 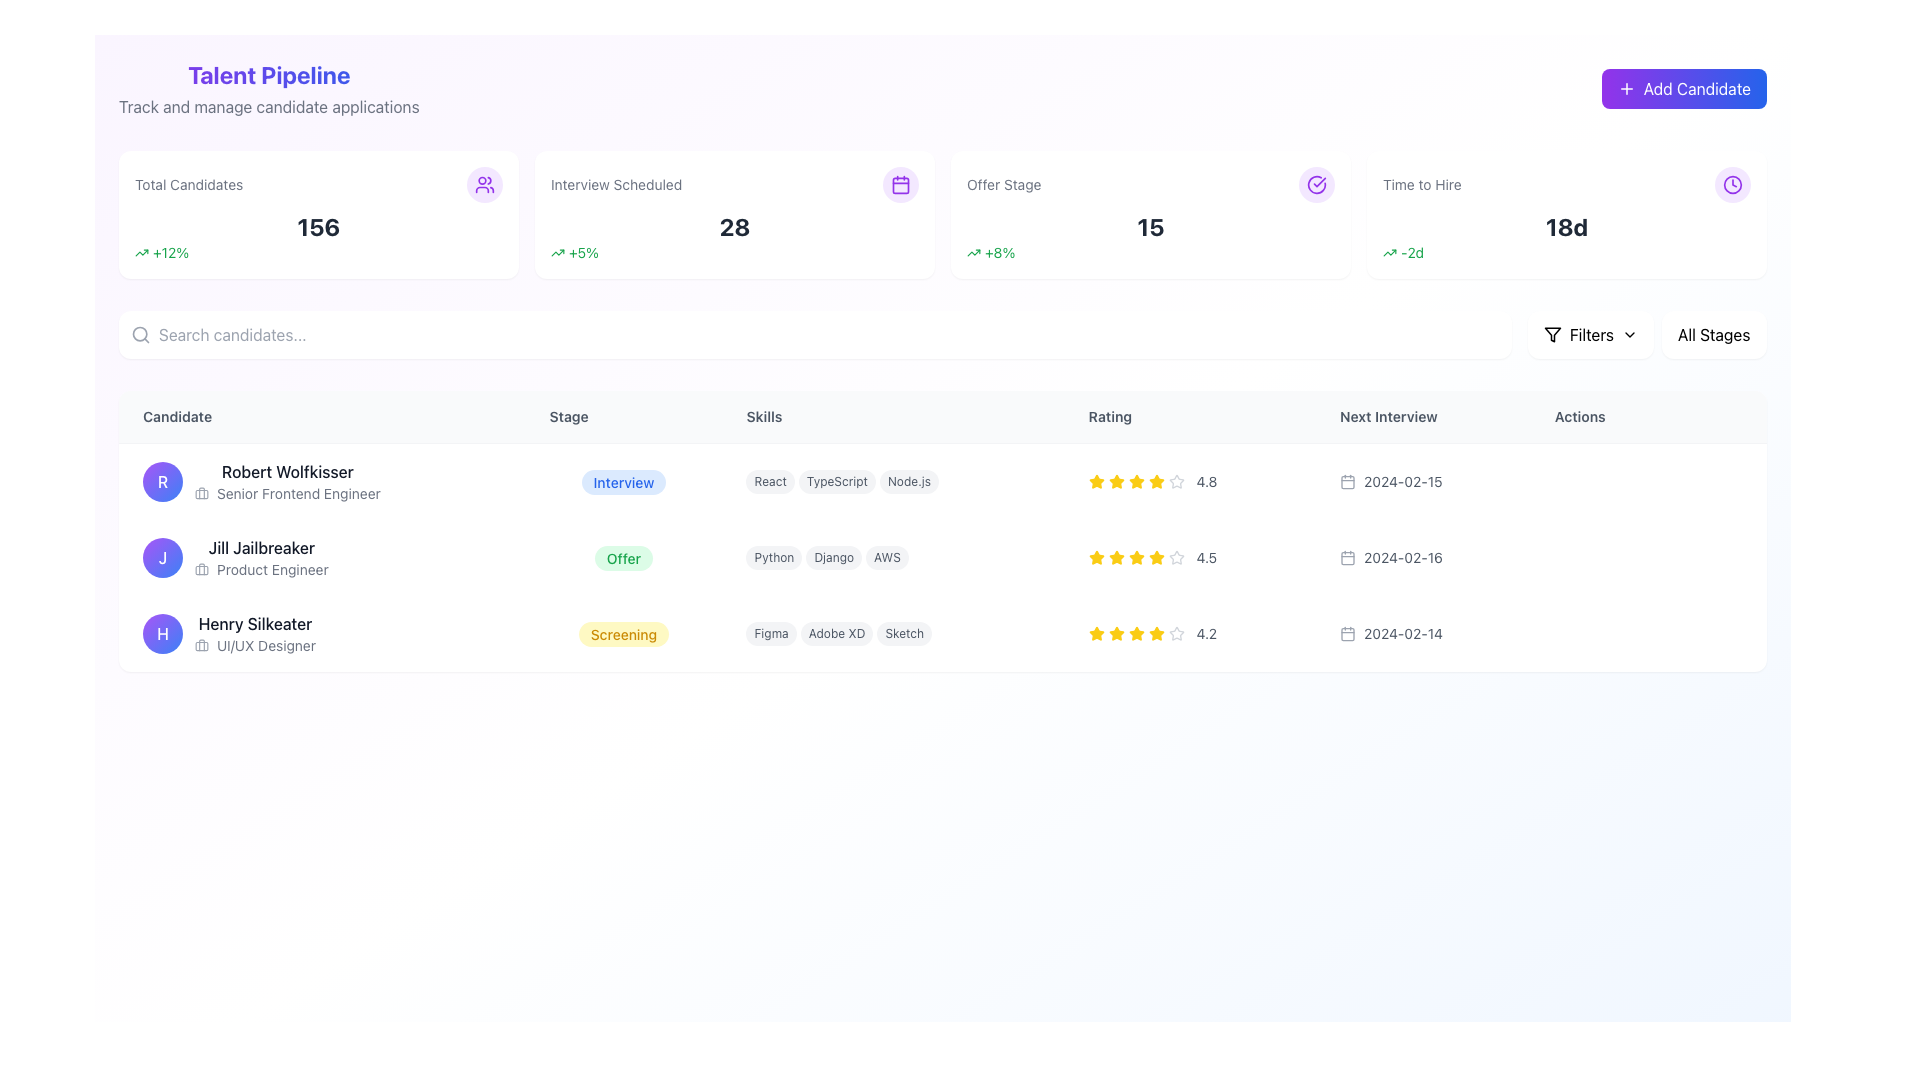 I want to click on the text label displaying '4.8' in gray color located in the 'Rating' column of the first row in the data table, positioned to the right of the five-star rating system, so click(x=1205, y=482).